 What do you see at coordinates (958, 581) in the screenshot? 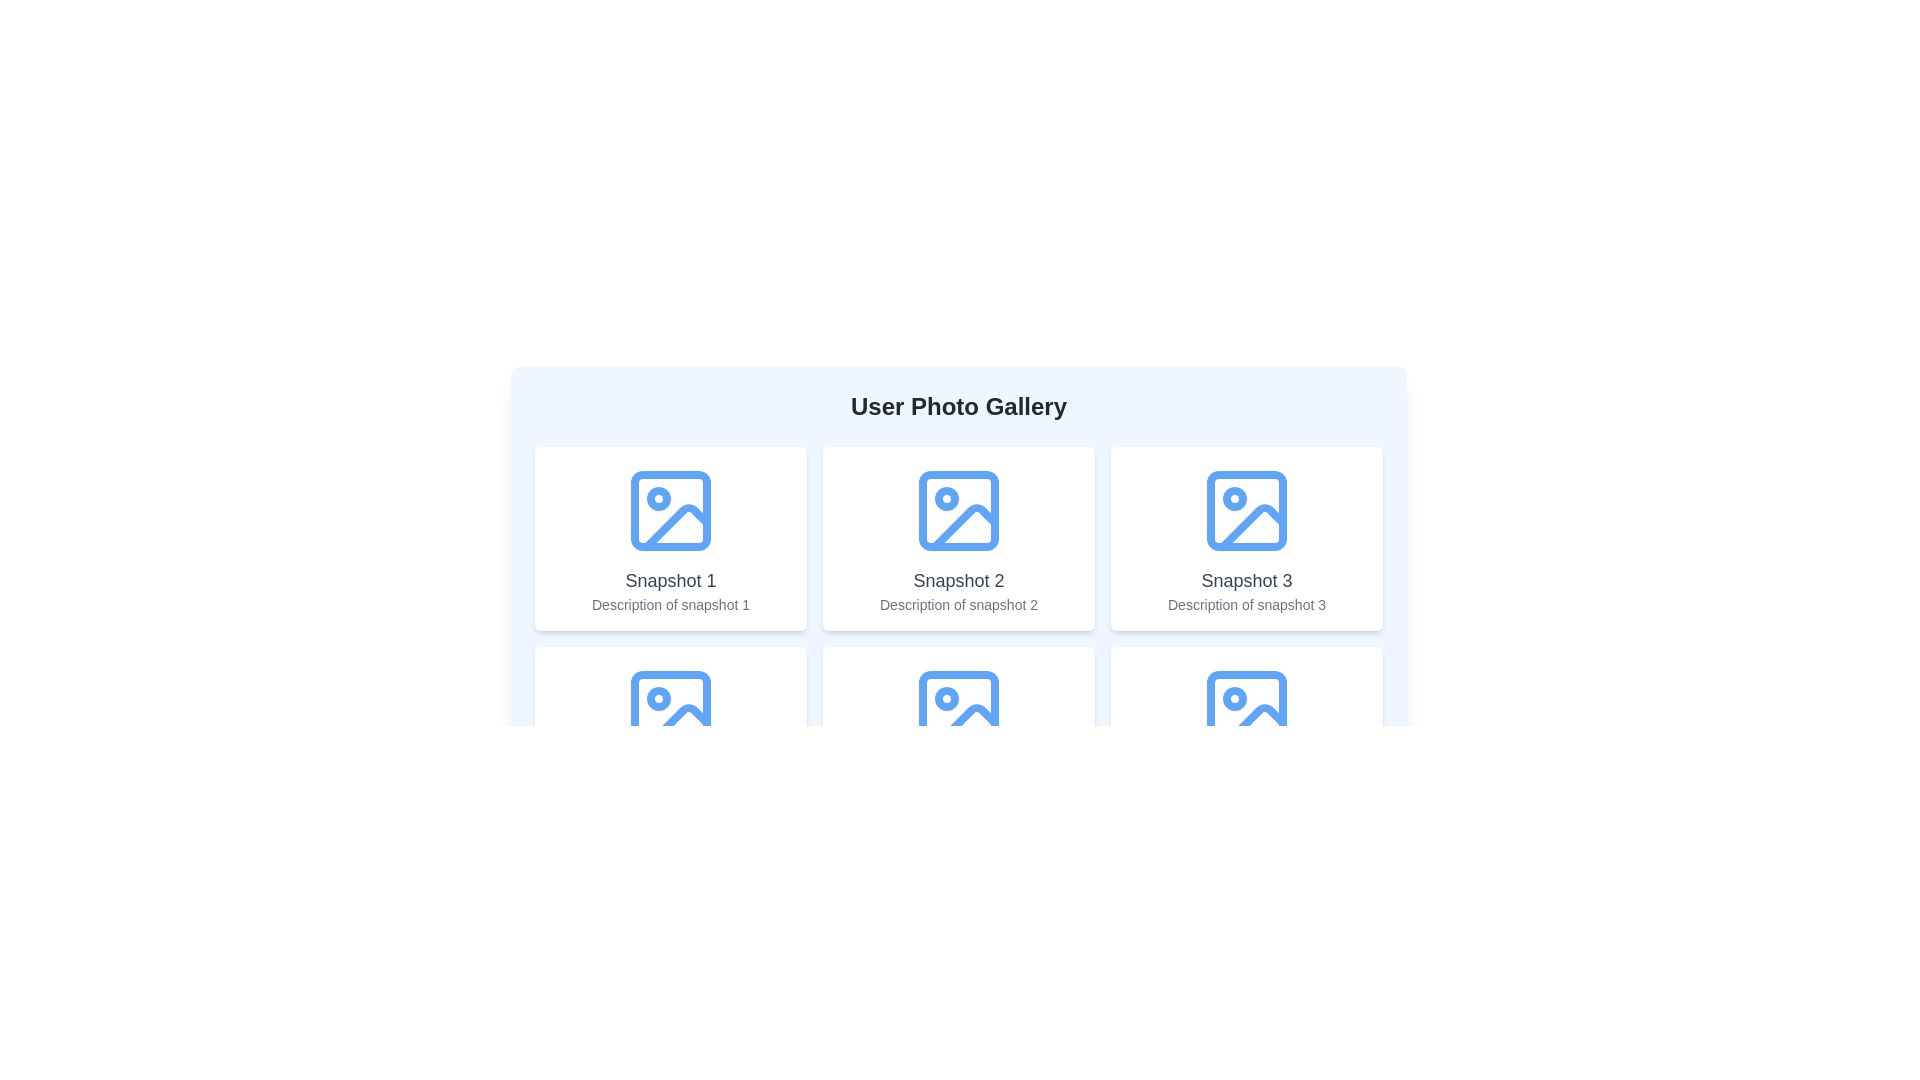
I see `the text label displaying 'Snapshot 2', which is styled in bold gray font and located beneath the image icon of Snapshot 2` at bounding box center [958, 581].